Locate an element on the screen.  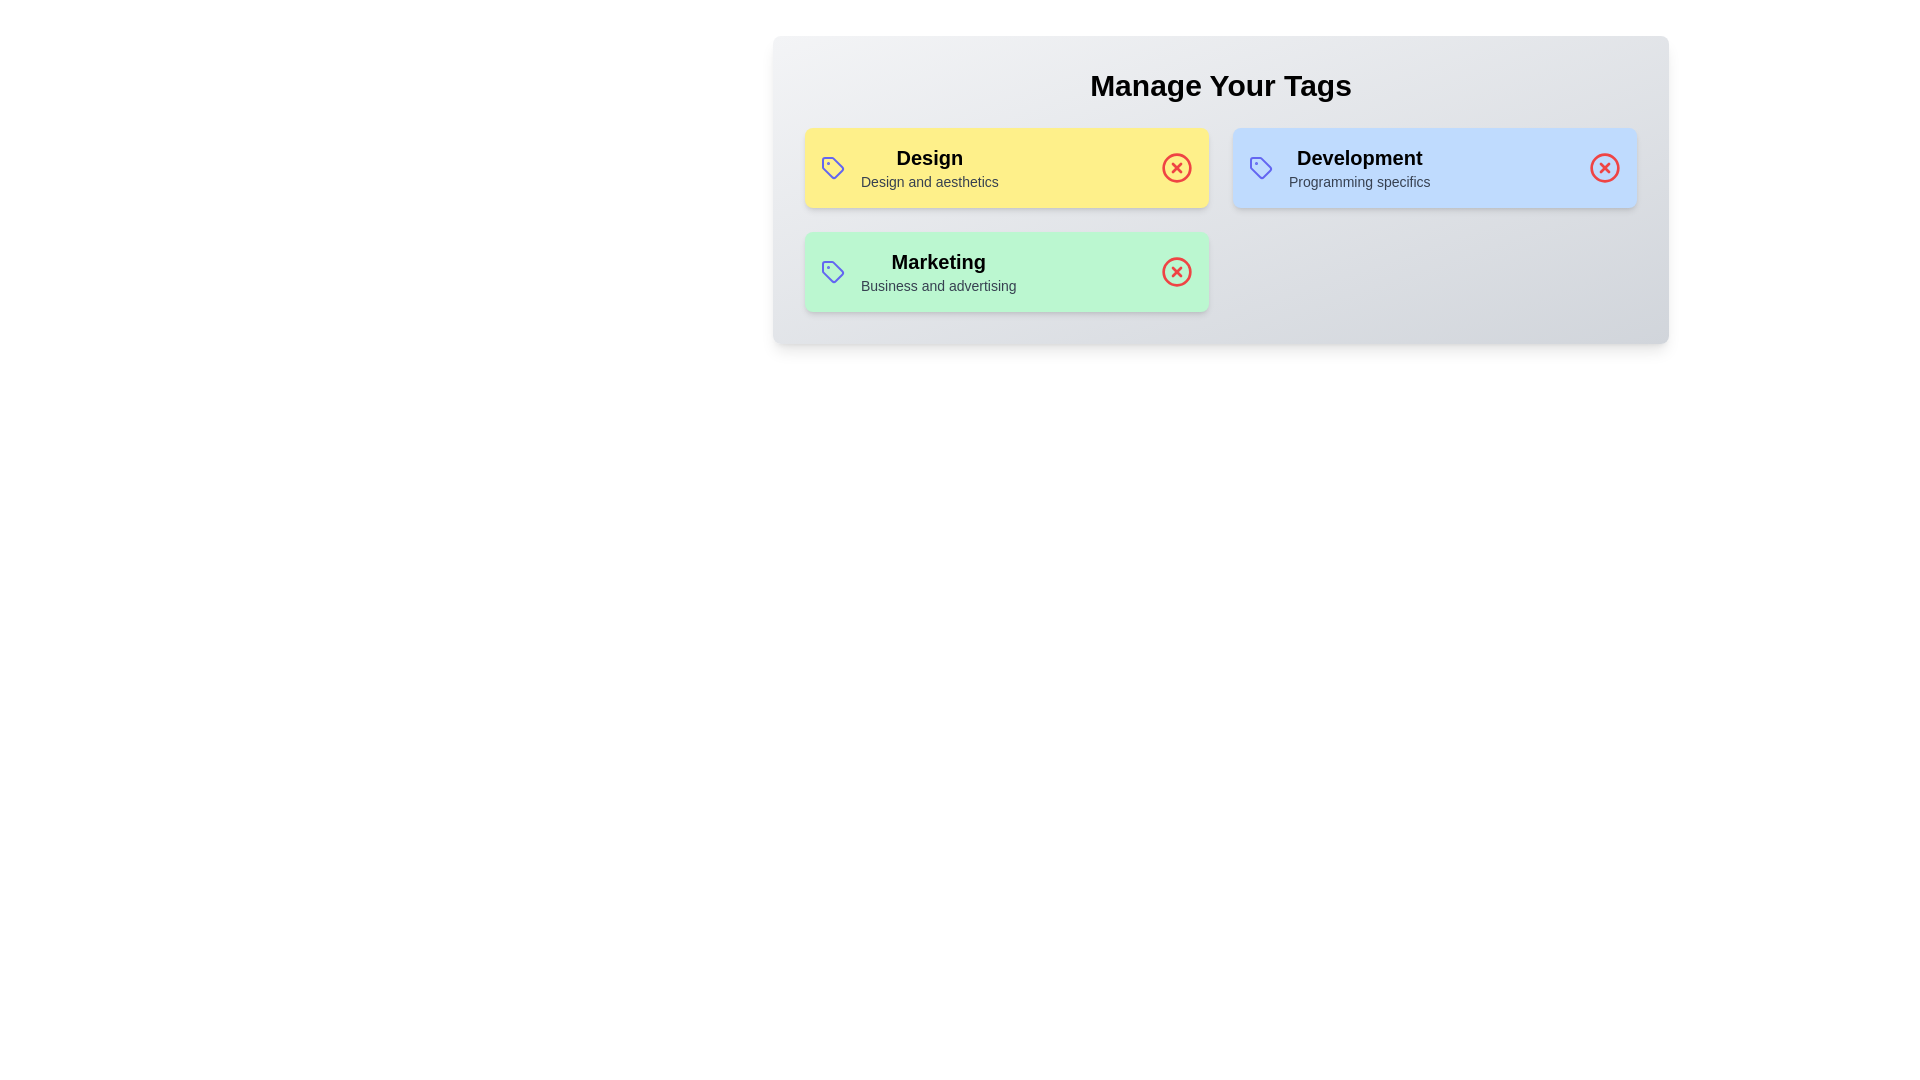
the description of the tag labeled Marketing is located at coordinates (937, 261).